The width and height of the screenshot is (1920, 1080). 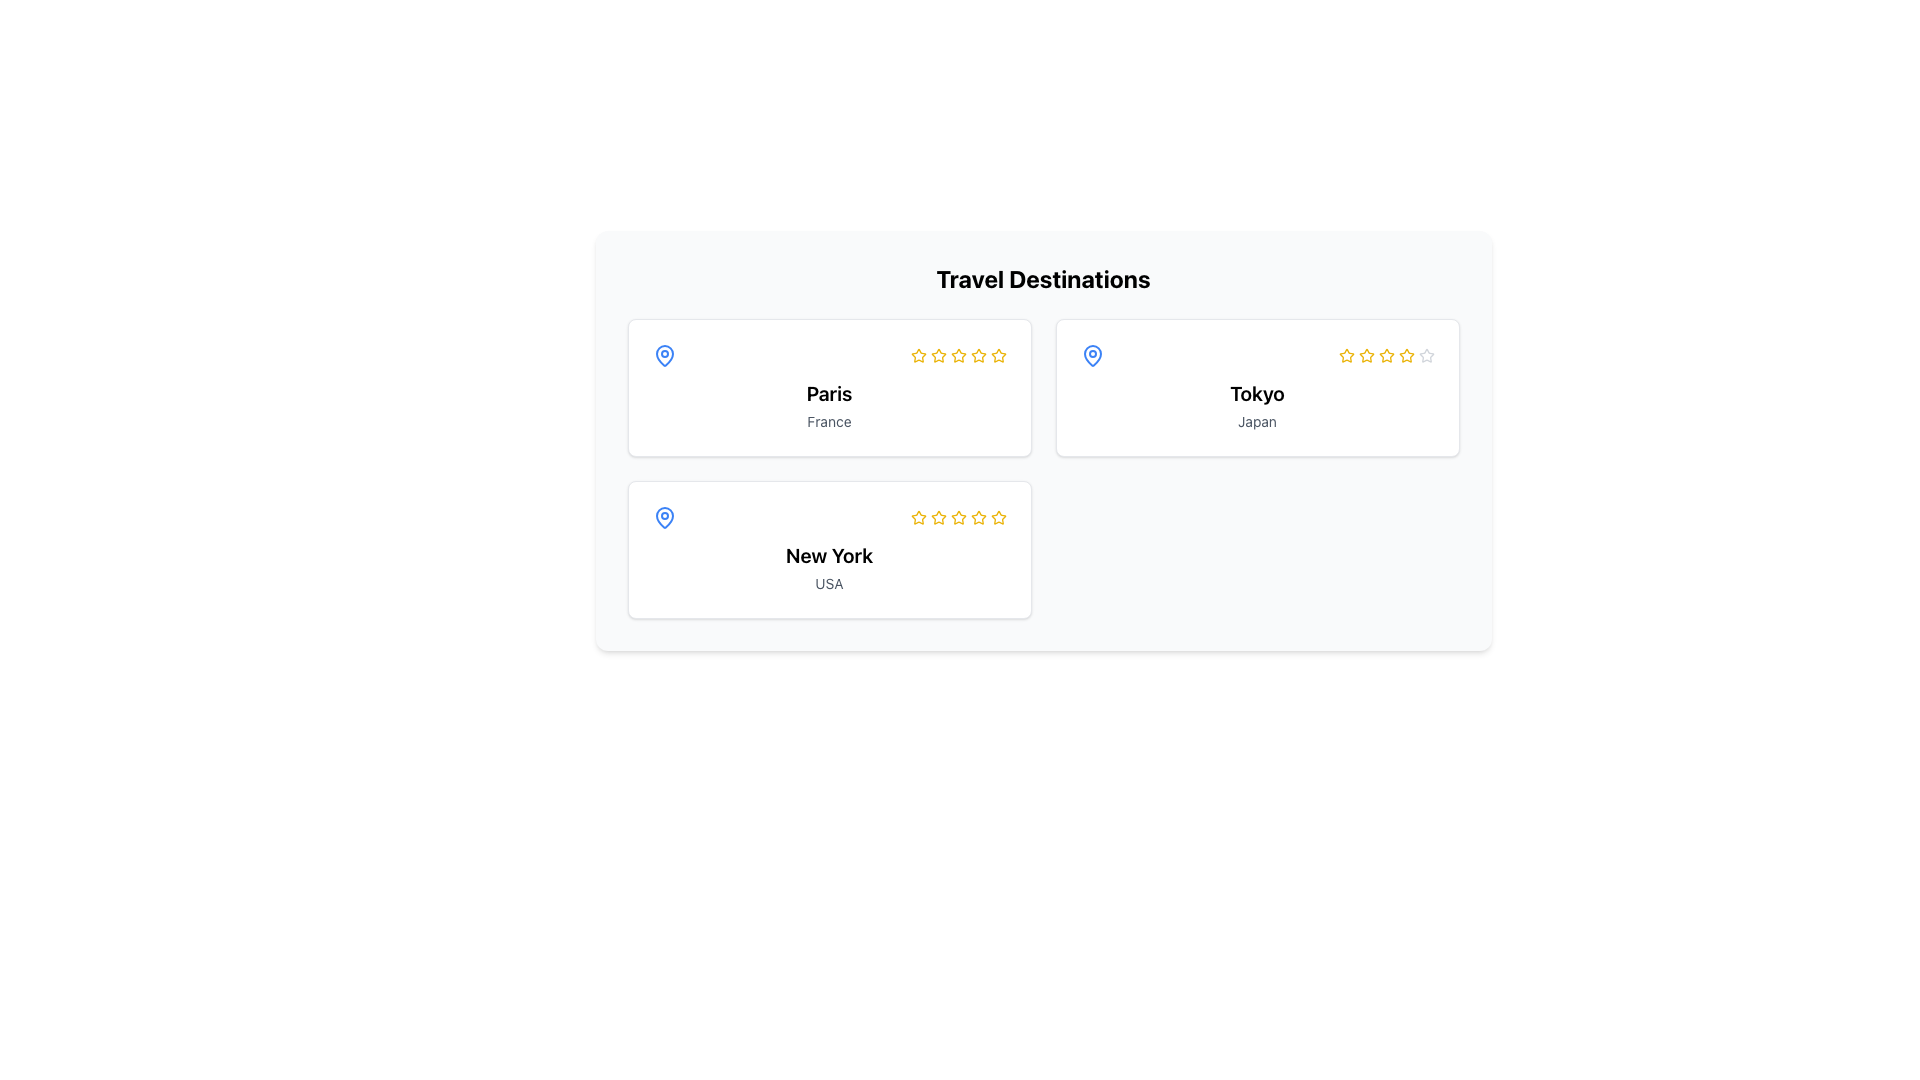 I want to click on text label indicating the country 'France' associated with the destination 'Paris', which is located within the 'Travel Destinations' section and below the 'Paris' card title, so click(x=829, y=420).